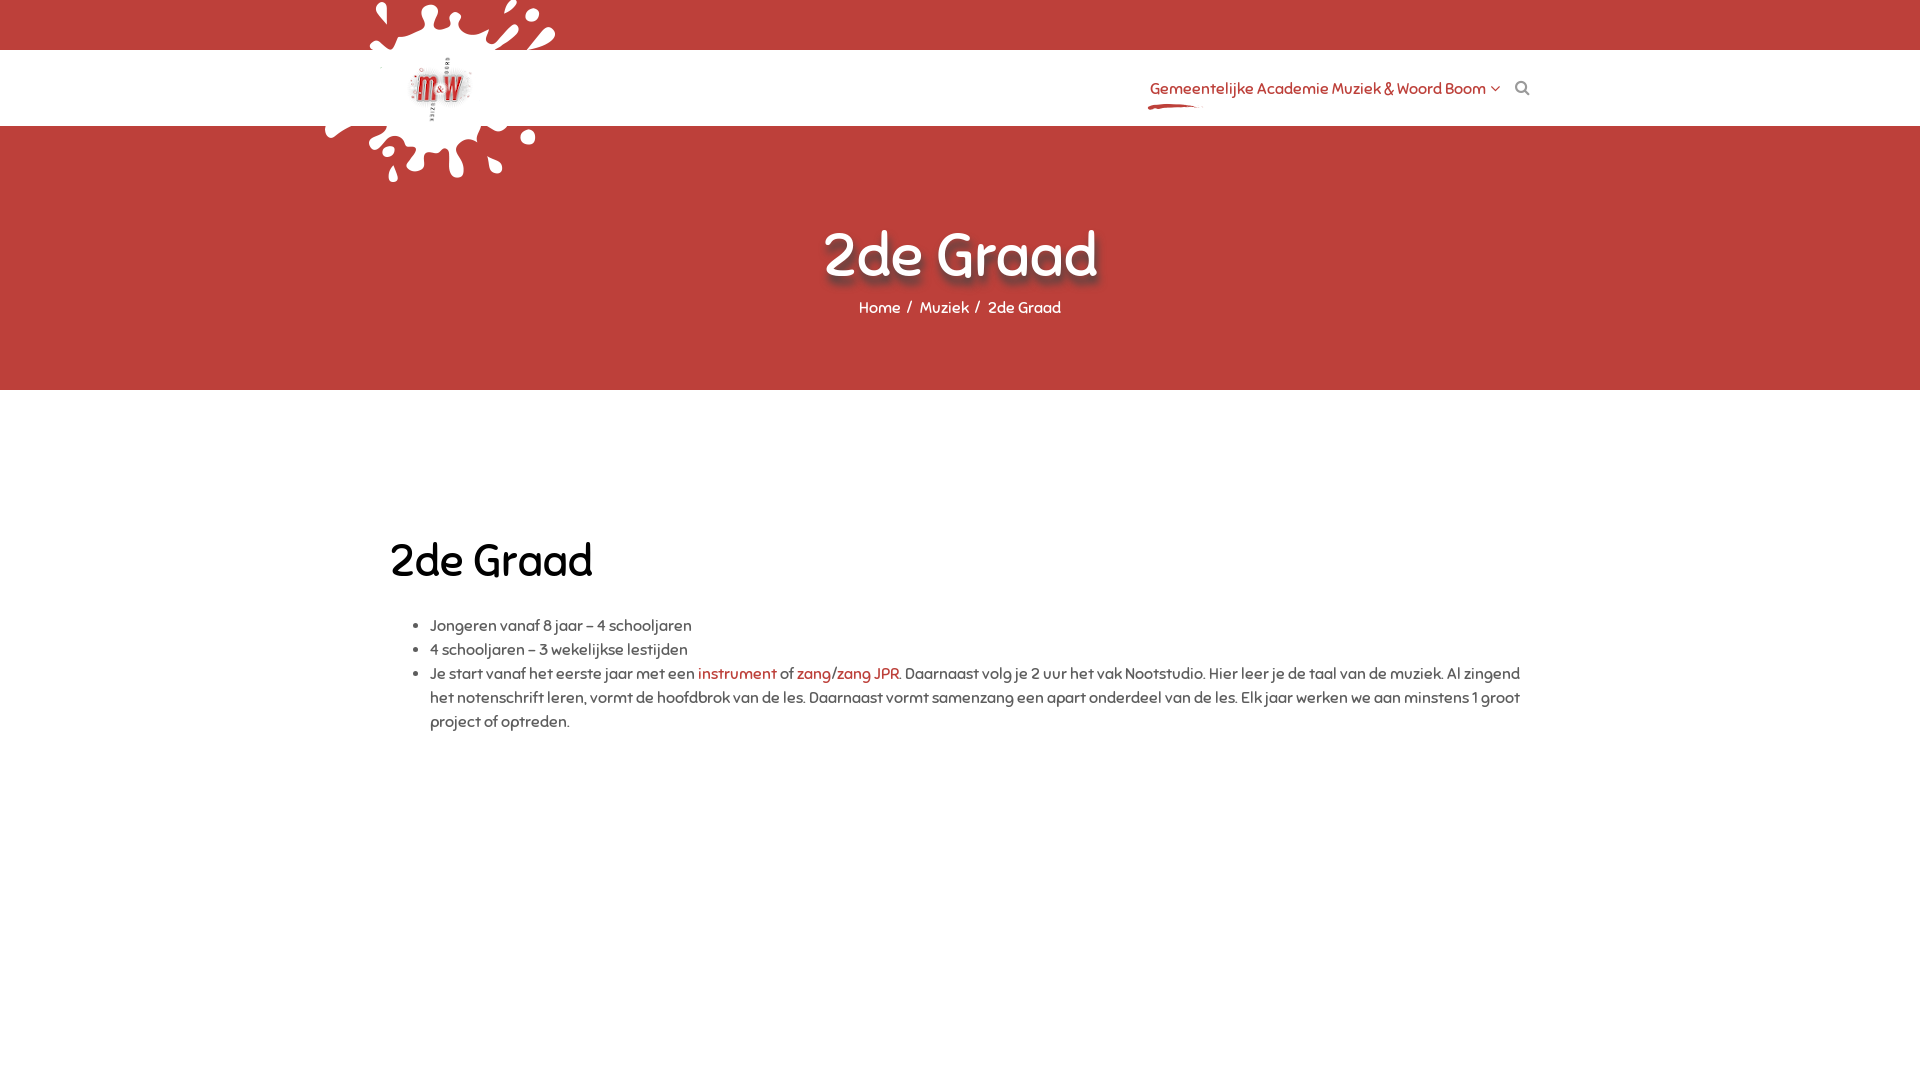 This screenshot has width=1920, height=1080. I want to click on 'zang', so click(814, 674).